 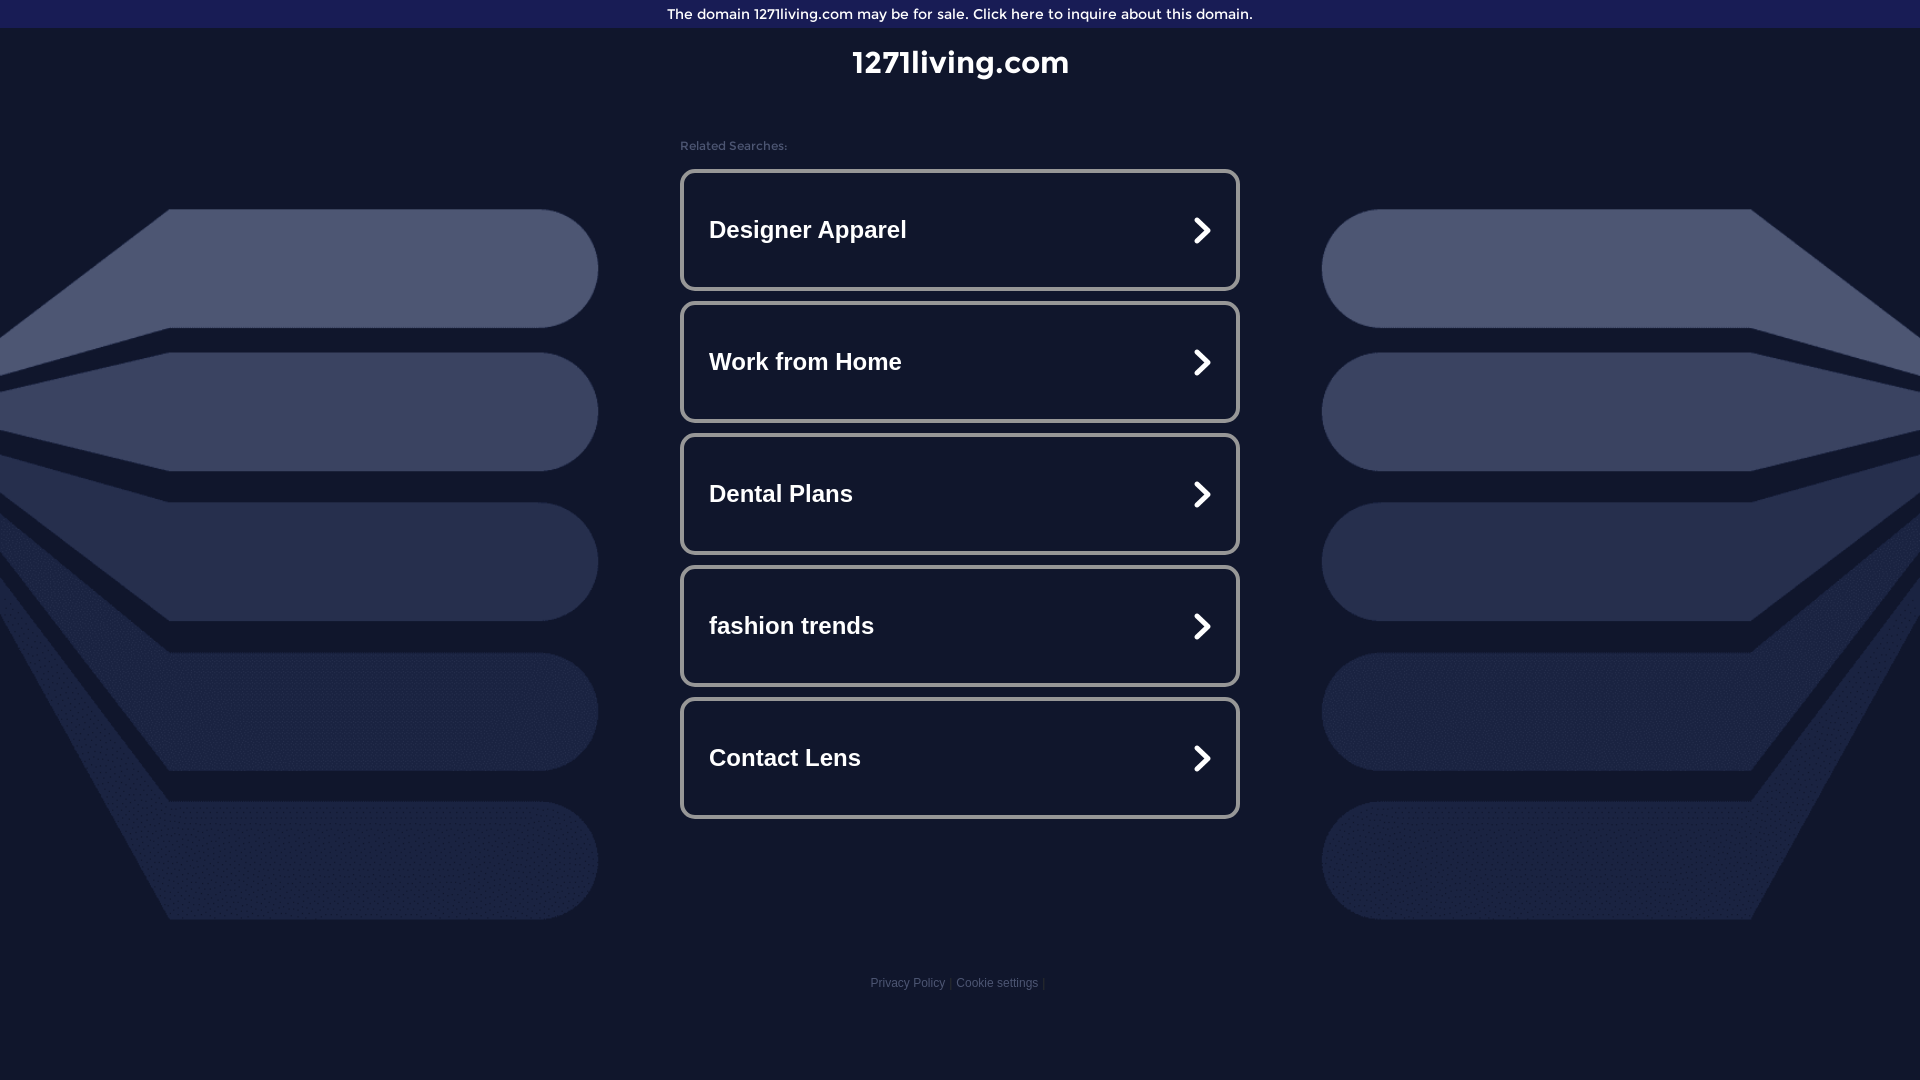 What do you see at coordinates (960, 362) in the screenshot?
I see `'Work from Home'` at bounding box center [960, 362].